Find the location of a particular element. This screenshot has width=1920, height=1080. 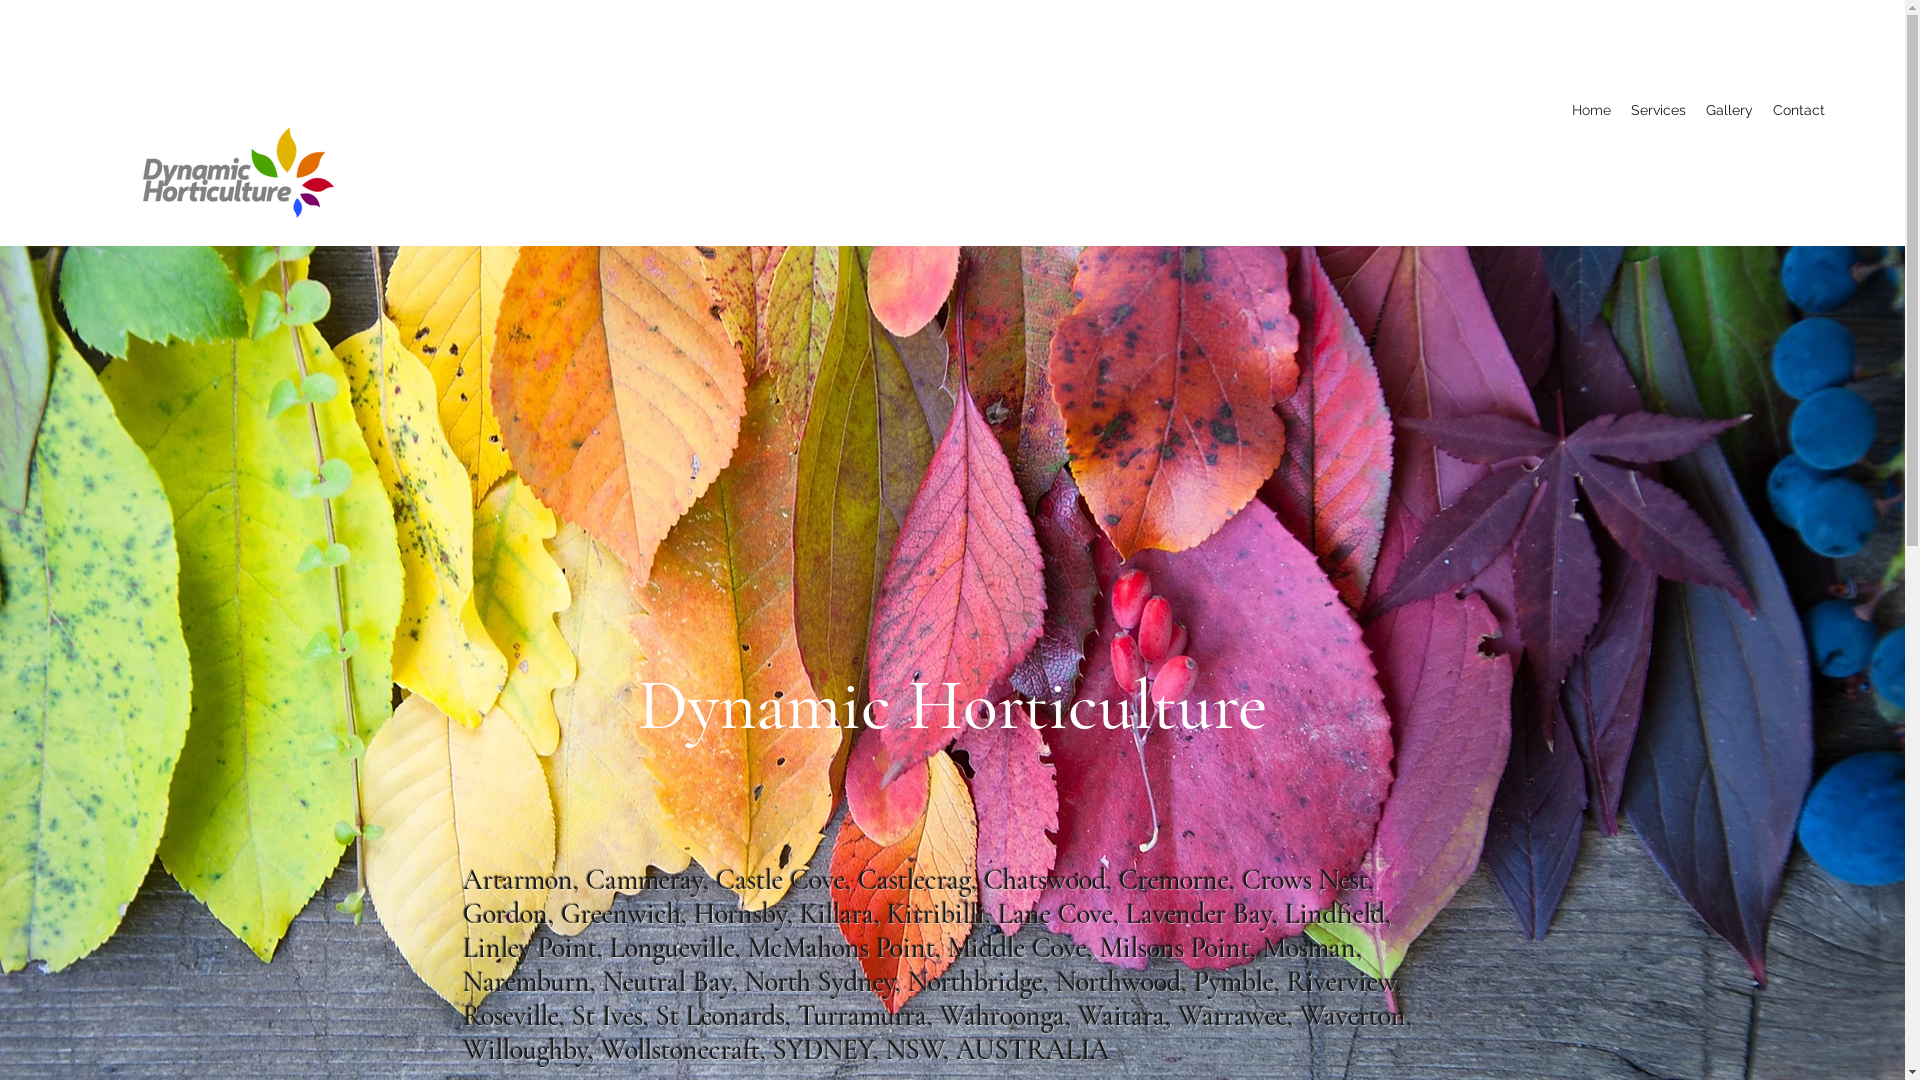

'Home' is located at coordinates (1590, 110).